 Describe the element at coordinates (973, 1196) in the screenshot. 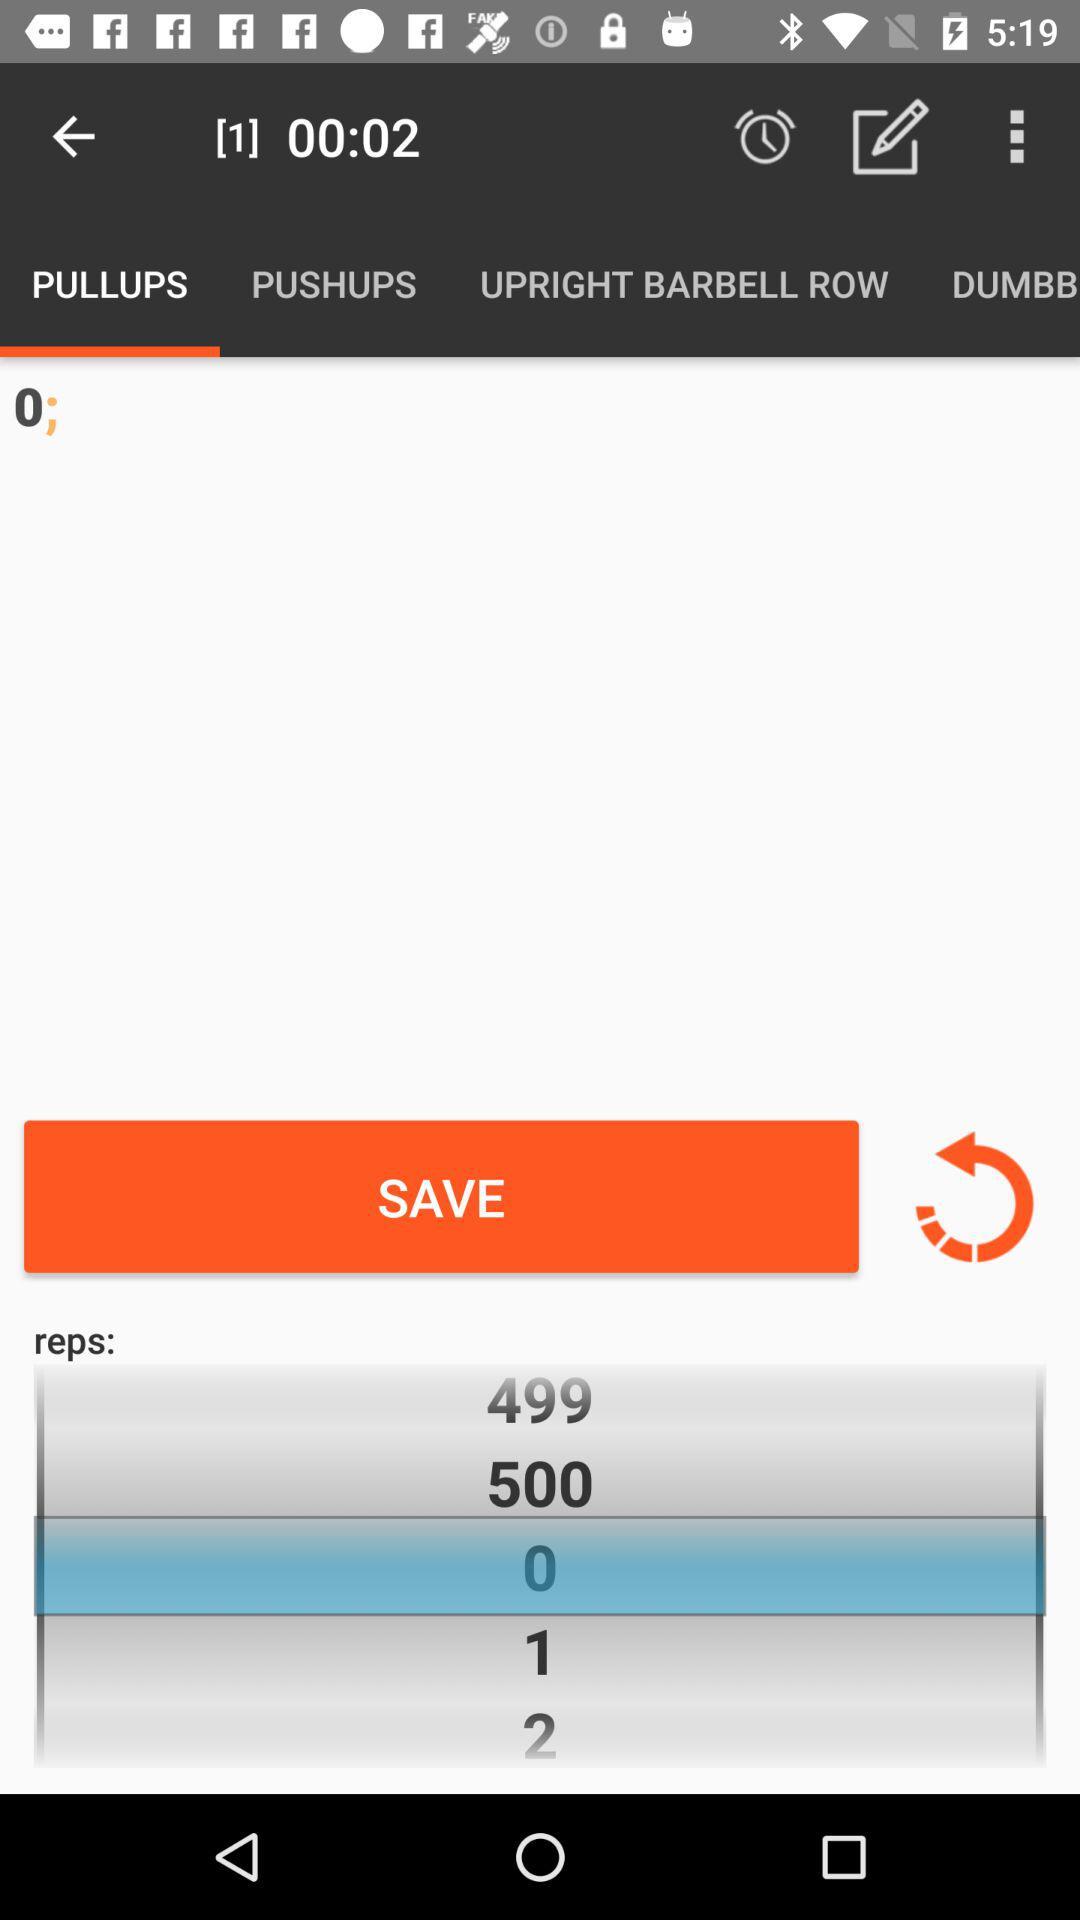

I see `return to previous data` at that location.